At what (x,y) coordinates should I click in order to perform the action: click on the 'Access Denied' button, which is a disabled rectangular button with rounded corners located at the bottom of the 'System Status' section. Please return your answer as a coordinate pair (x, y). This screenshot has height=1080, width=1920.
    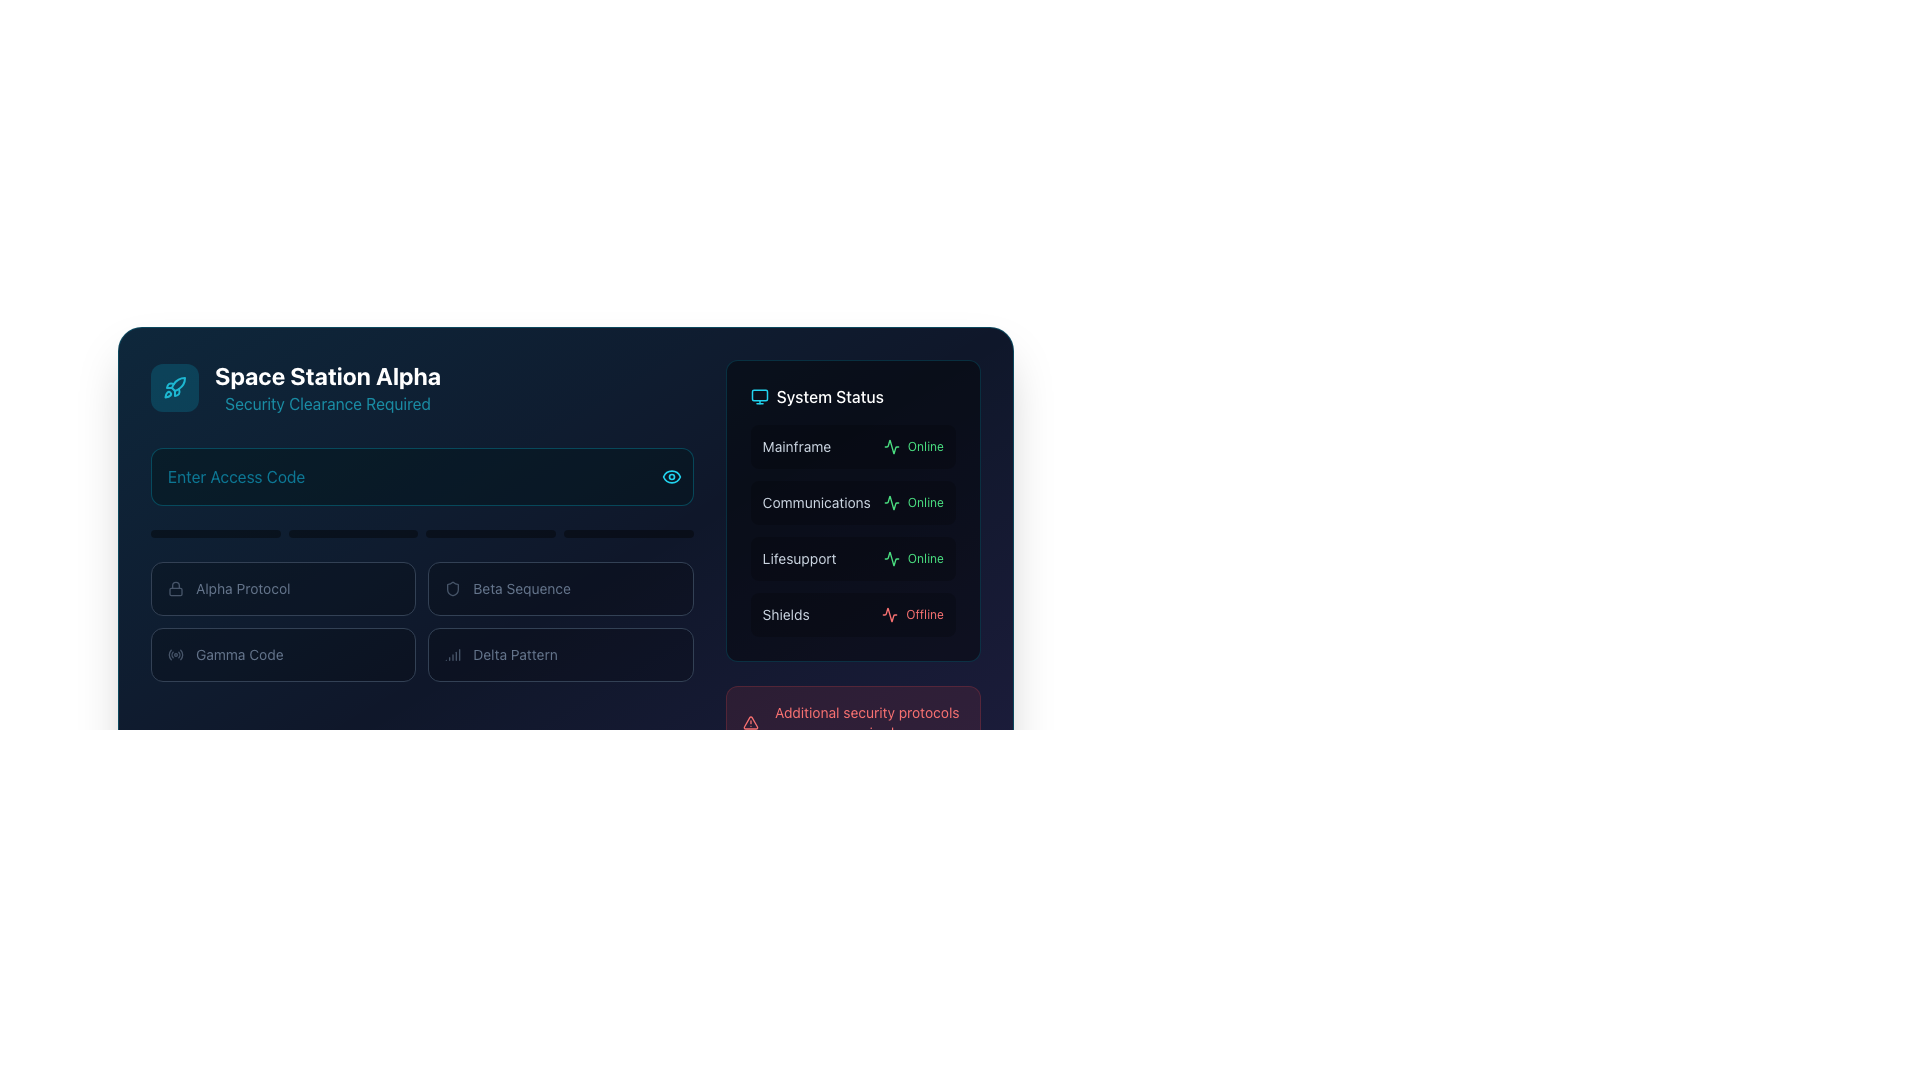
    Looking at the image, I should click on (853, 812).